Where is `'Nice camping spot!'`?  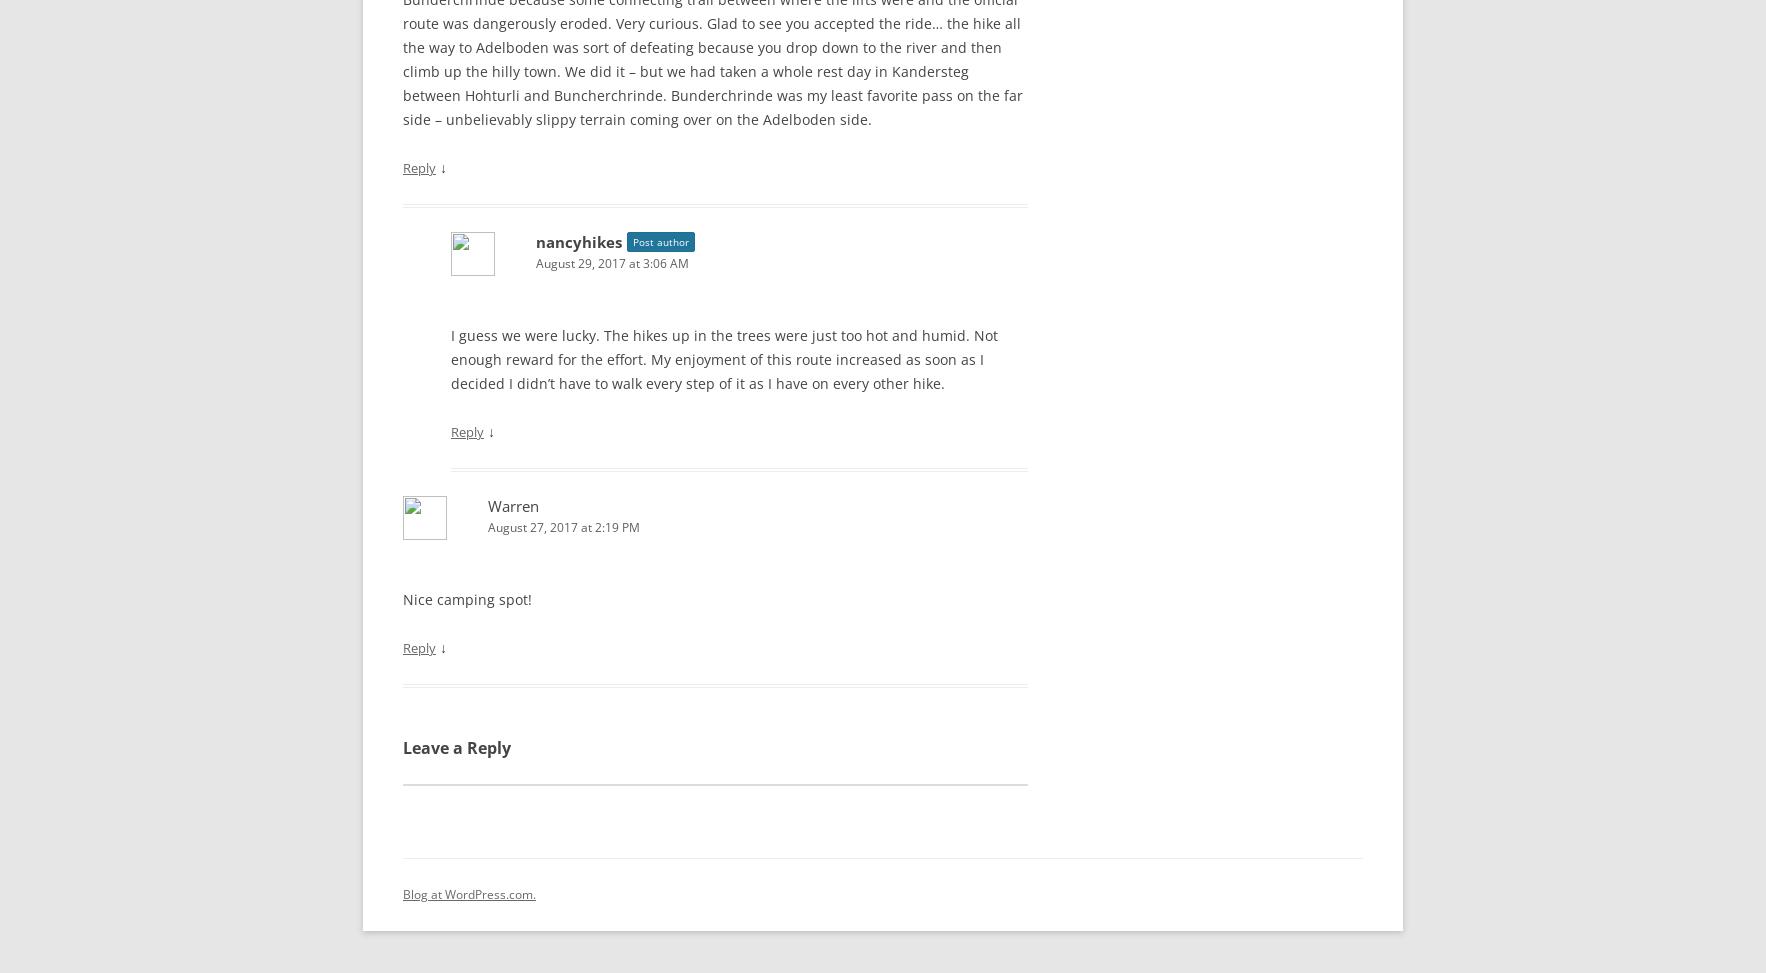
'Nice camping spot!' is located at coordinates (467, 594).